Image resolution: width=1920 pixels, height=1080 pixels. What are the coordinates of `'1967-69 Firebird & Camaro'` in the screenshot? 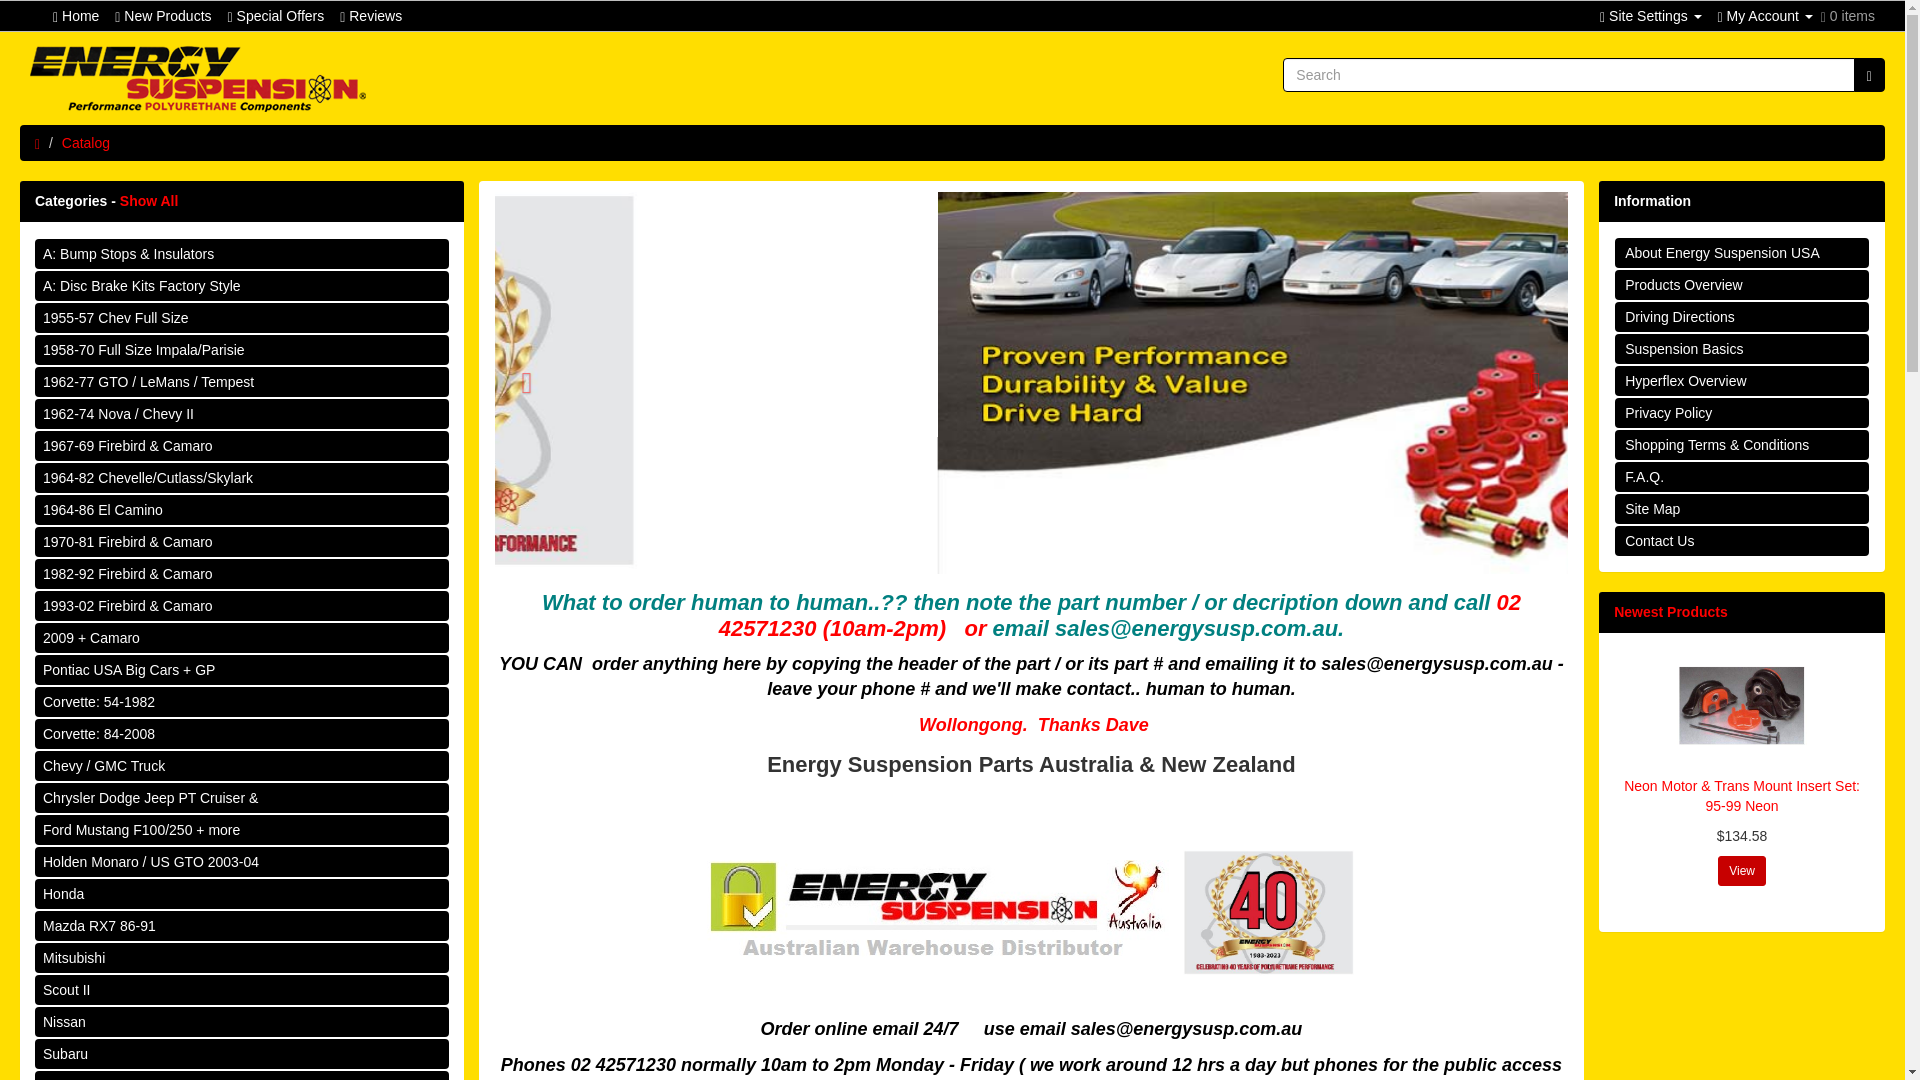 It's located at (240, 445).